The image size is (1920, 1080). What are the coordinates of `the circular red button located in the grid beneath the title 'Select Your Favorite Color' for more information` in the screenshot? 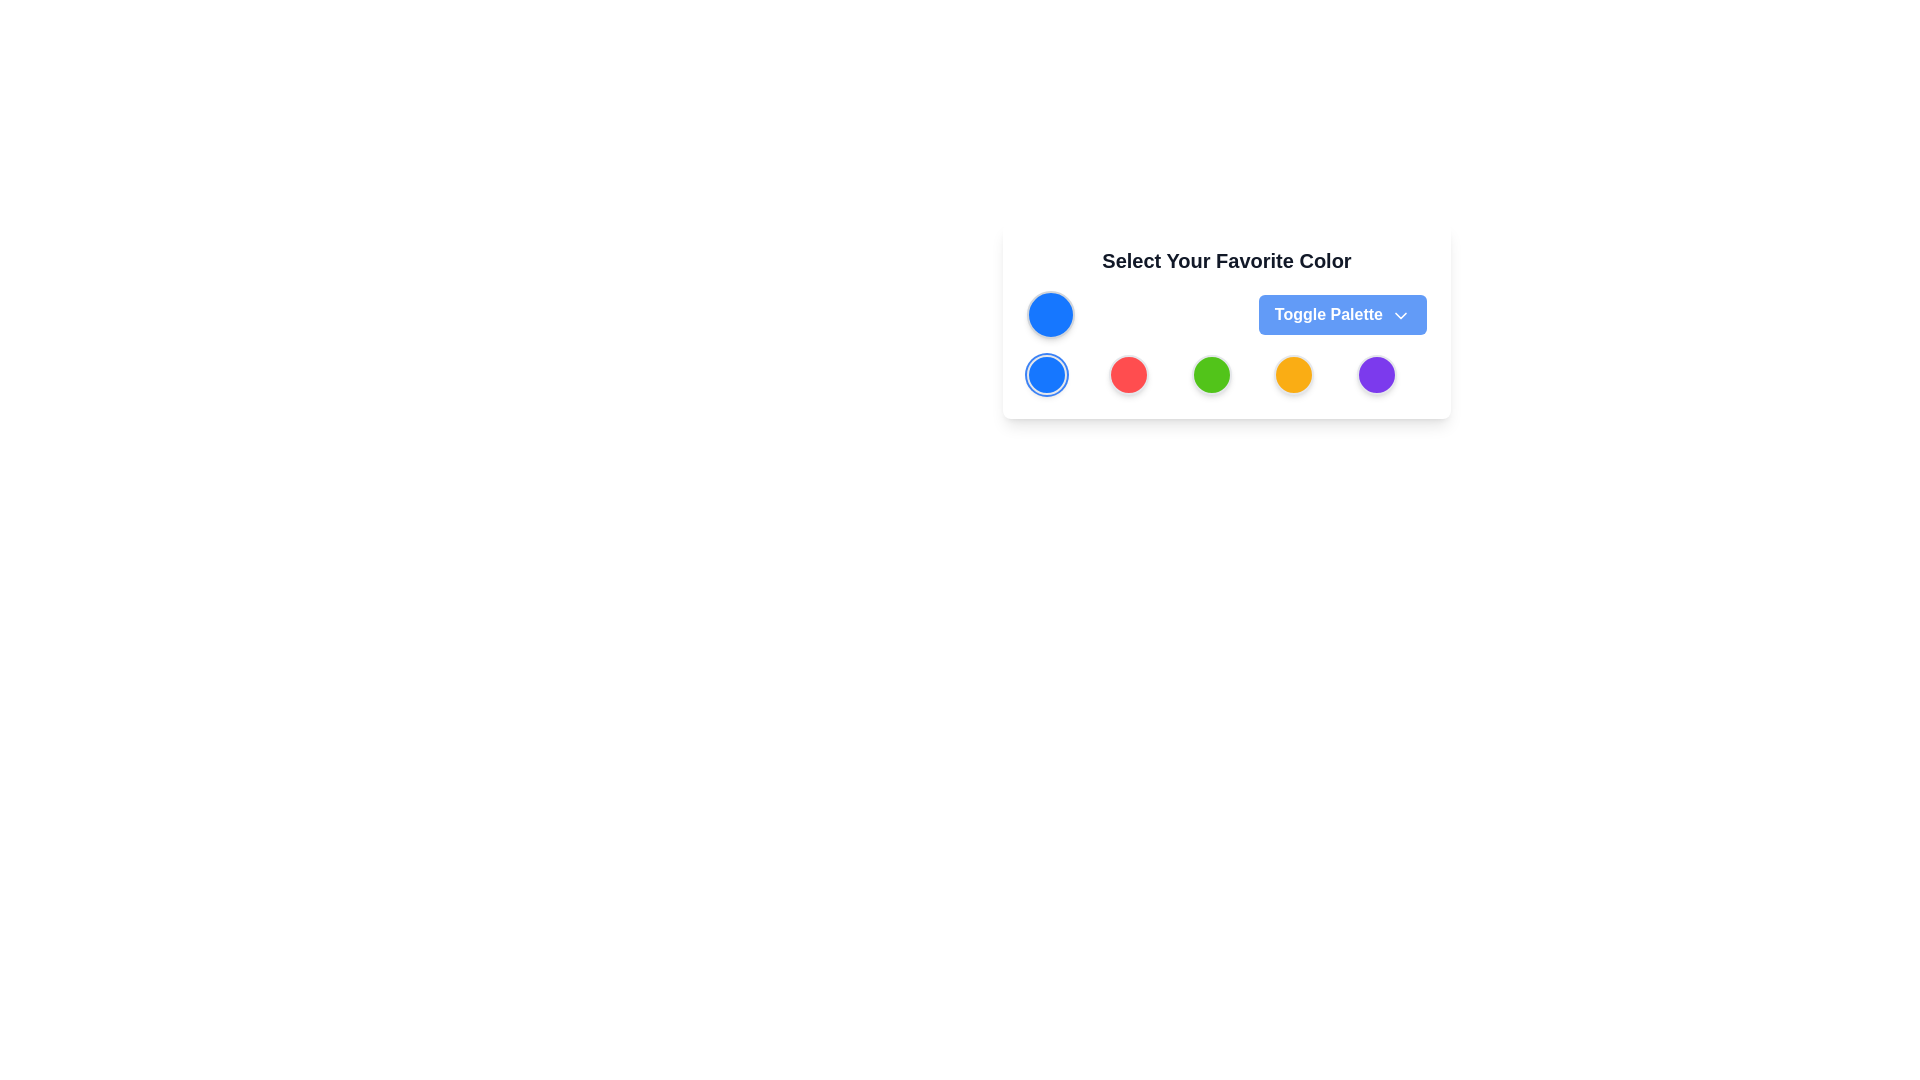 It's located at (1129, 374).